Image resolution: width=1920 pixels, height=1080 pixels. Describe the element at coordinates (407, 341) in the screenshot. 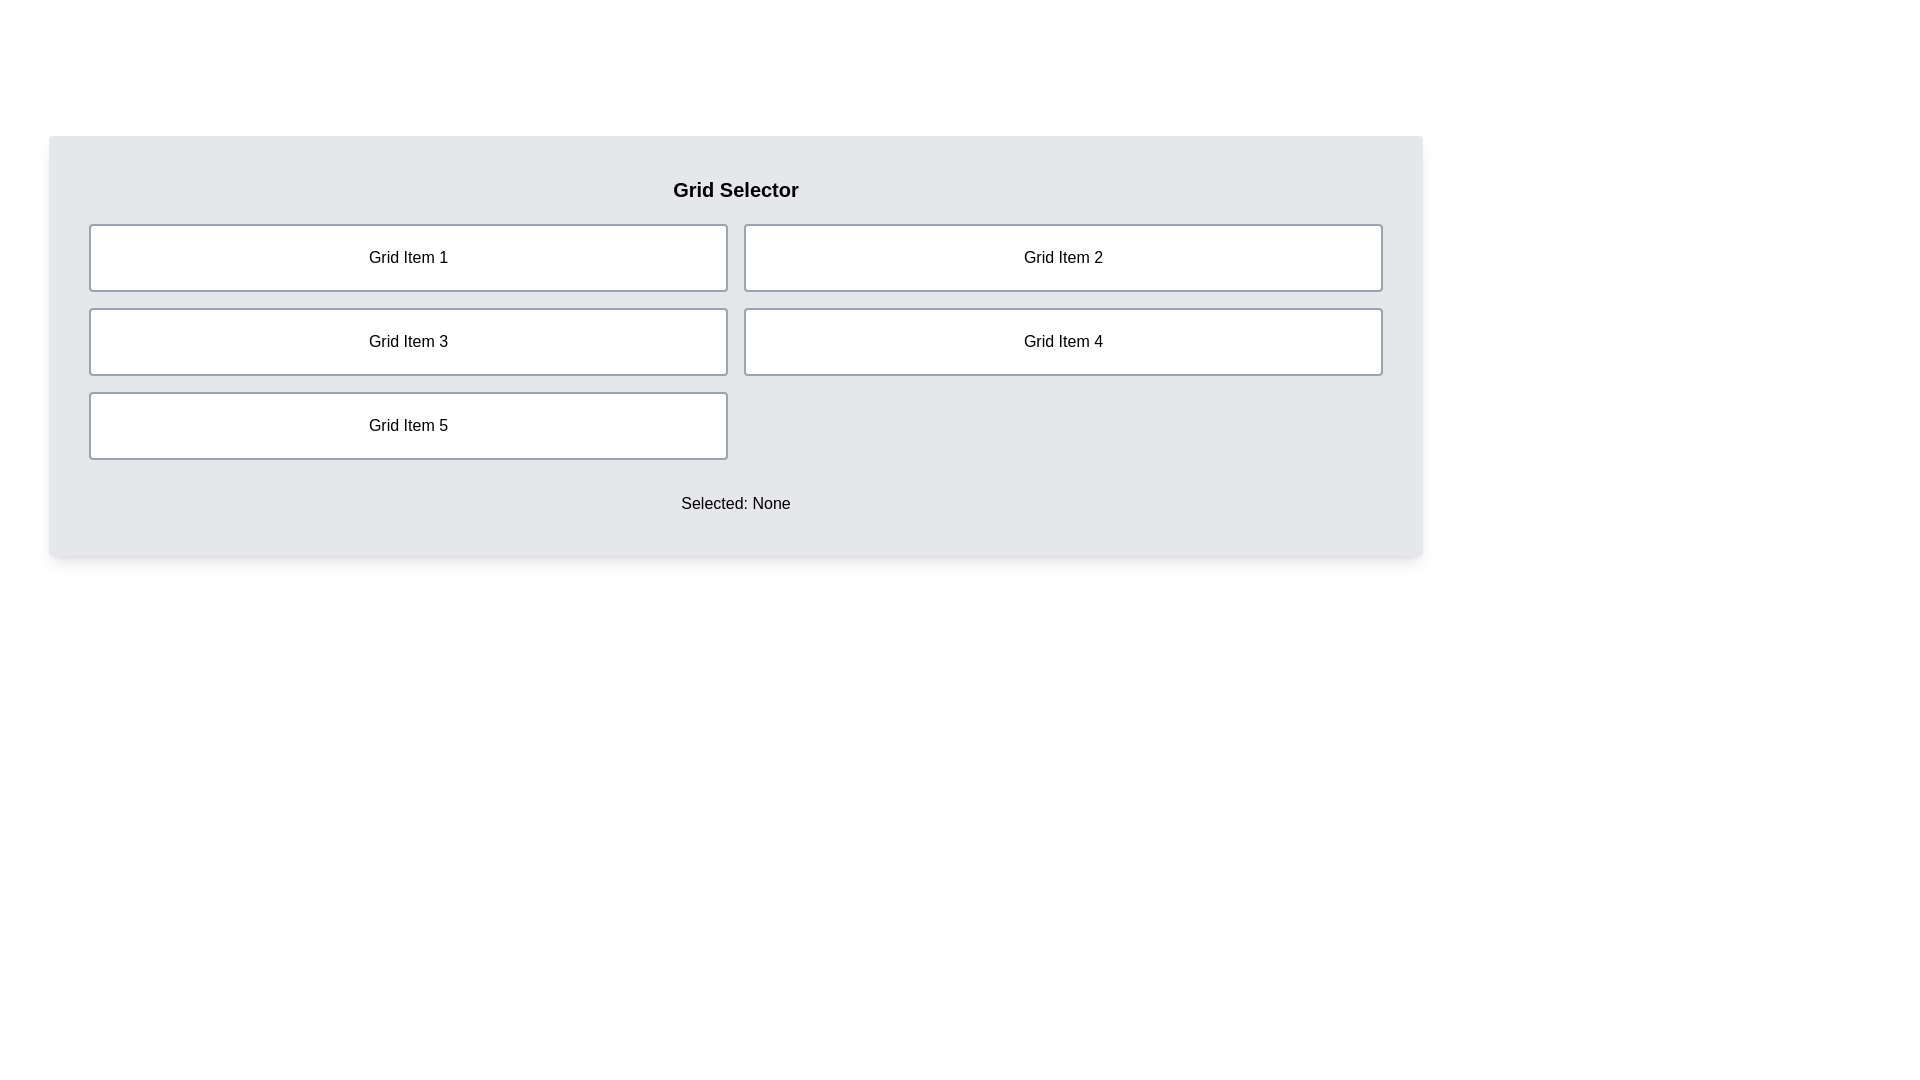

I see `the third selectable grid item located in the second row, first column` at that location.